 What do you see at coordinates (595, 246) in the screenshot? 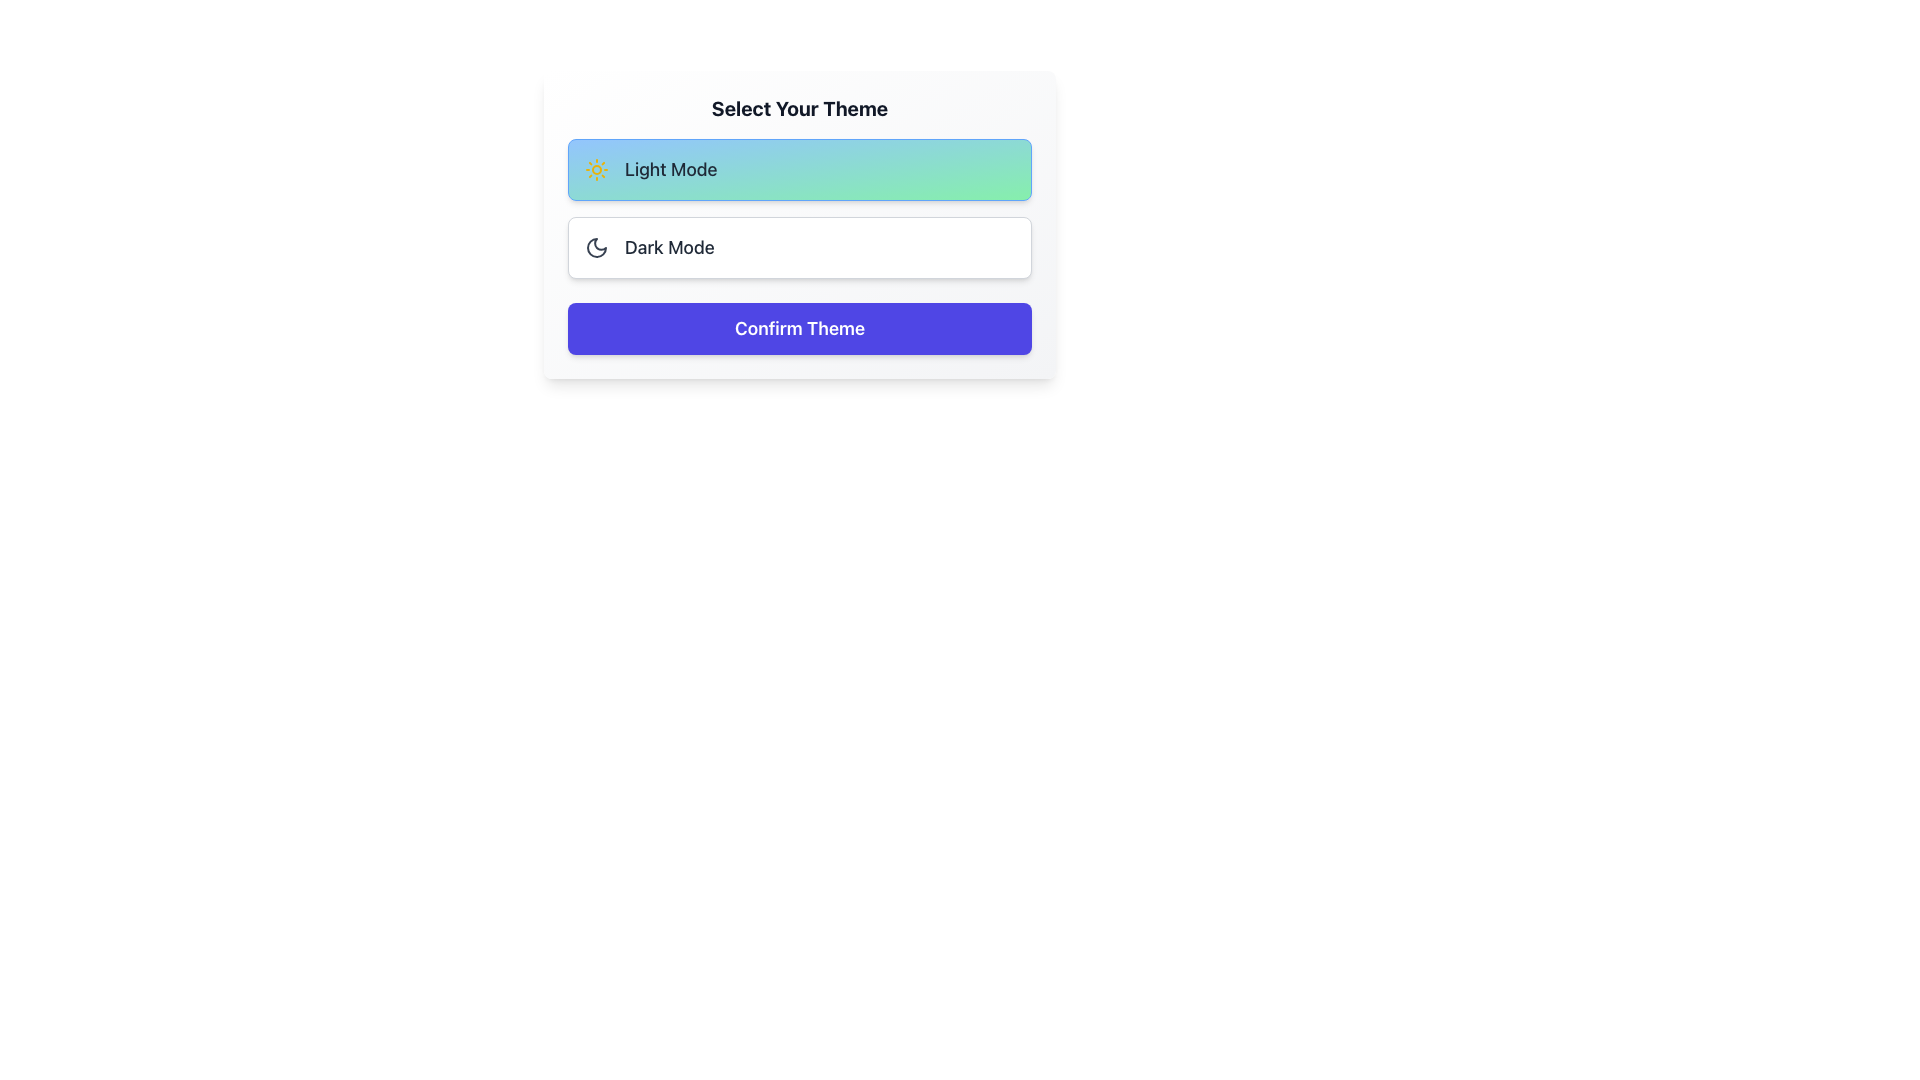
I see `the grayish crescent-shaped icon located inside the 'Dark Mode' button, positioned to the left of the text` at bounding box center [595, 246].